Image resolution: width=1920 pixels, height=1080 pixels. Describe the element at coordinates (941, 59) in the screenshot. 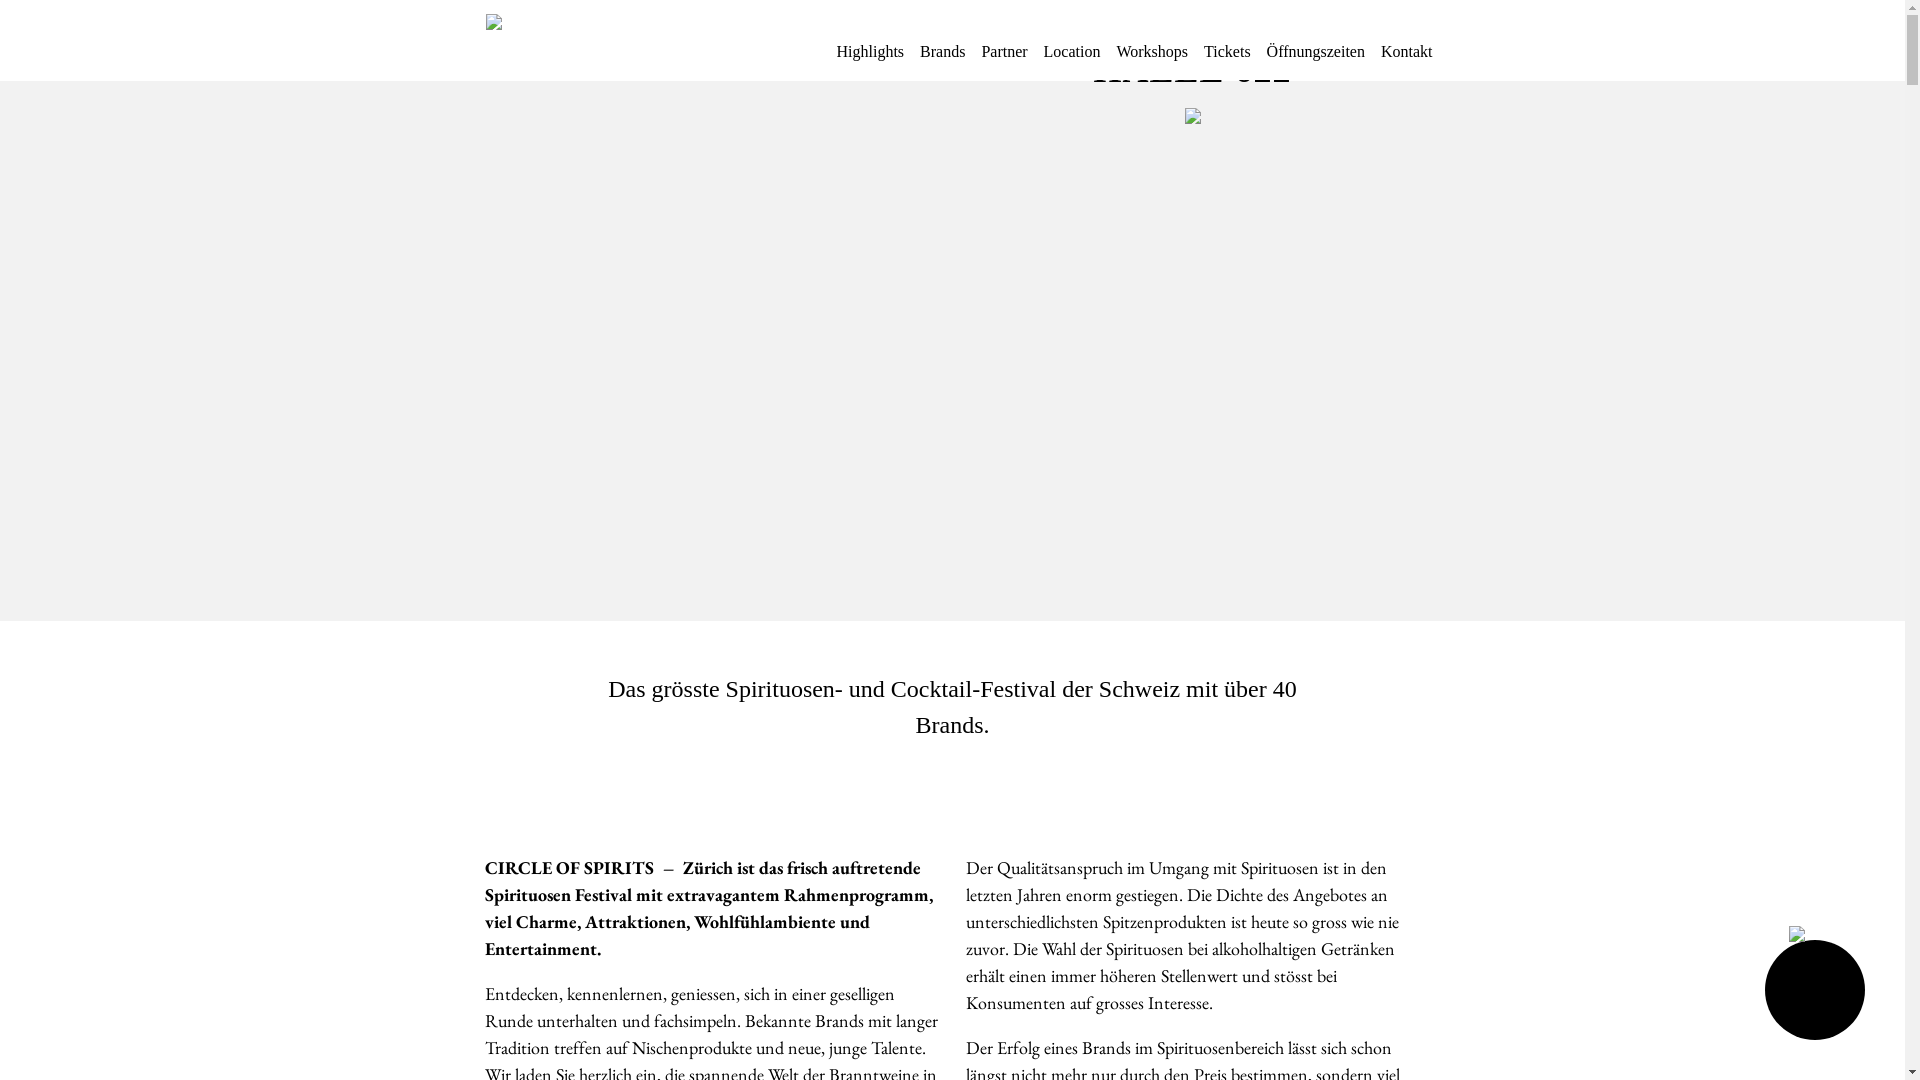

I see `'Brands'` at that location.